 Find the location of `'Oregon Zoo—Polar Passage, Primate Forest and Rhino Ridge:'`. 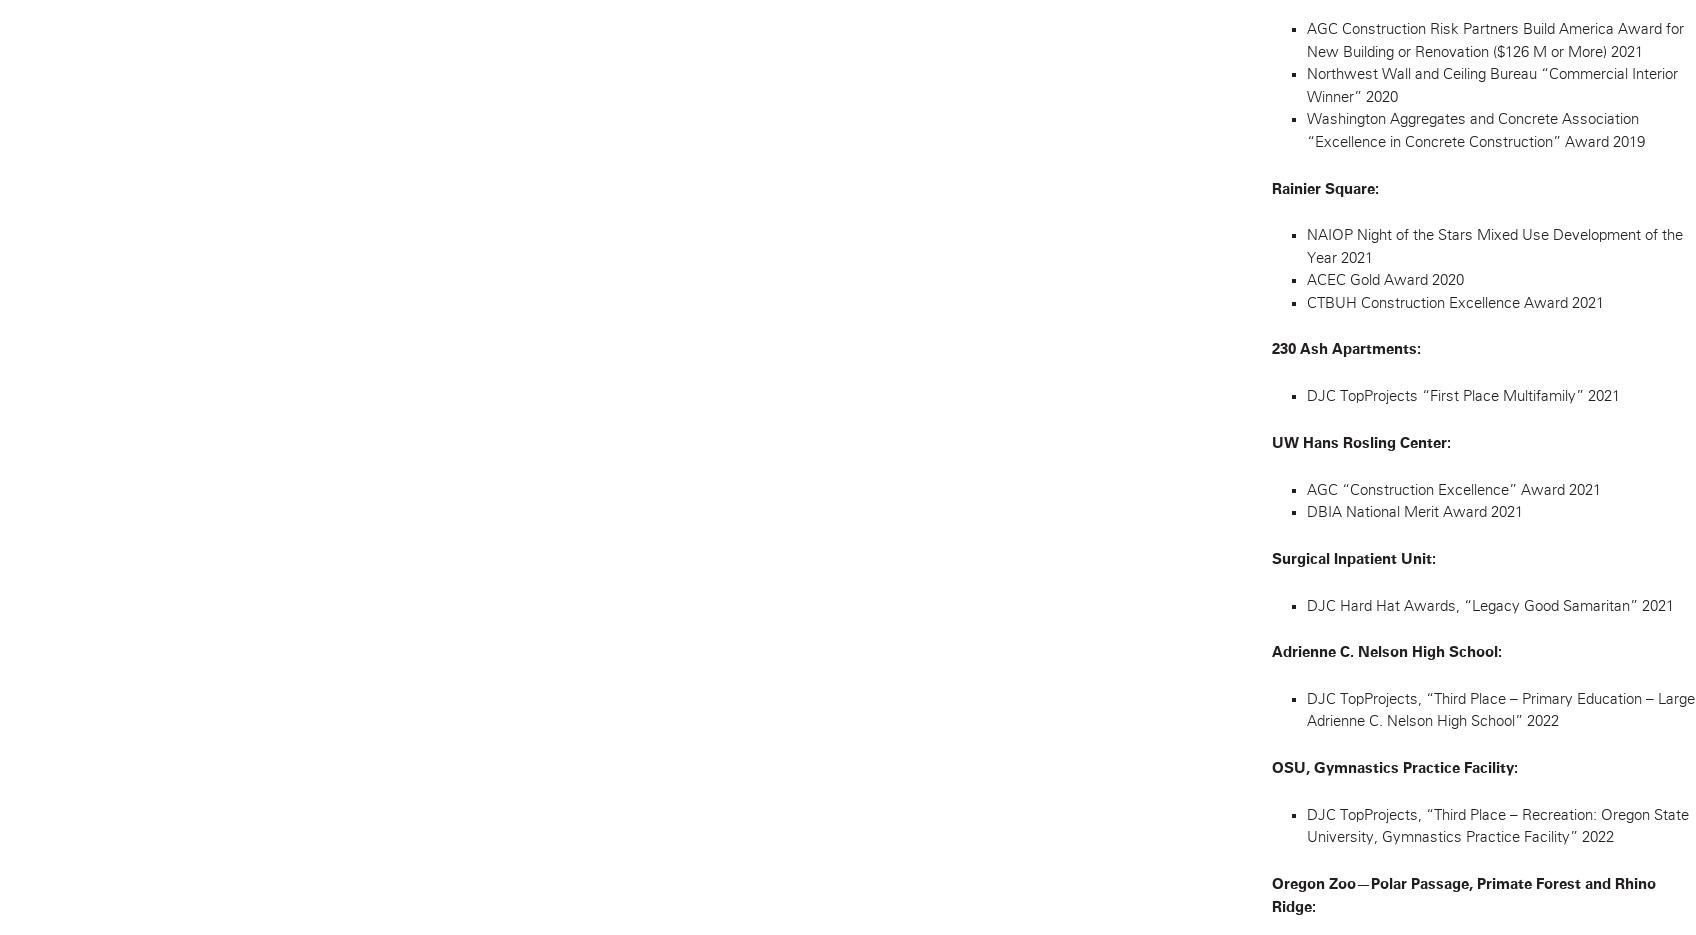

'Oregon Zoo—Polar Passage, Primate Forest and Rhino Ridge:' is located at coordinates (1463, 895).